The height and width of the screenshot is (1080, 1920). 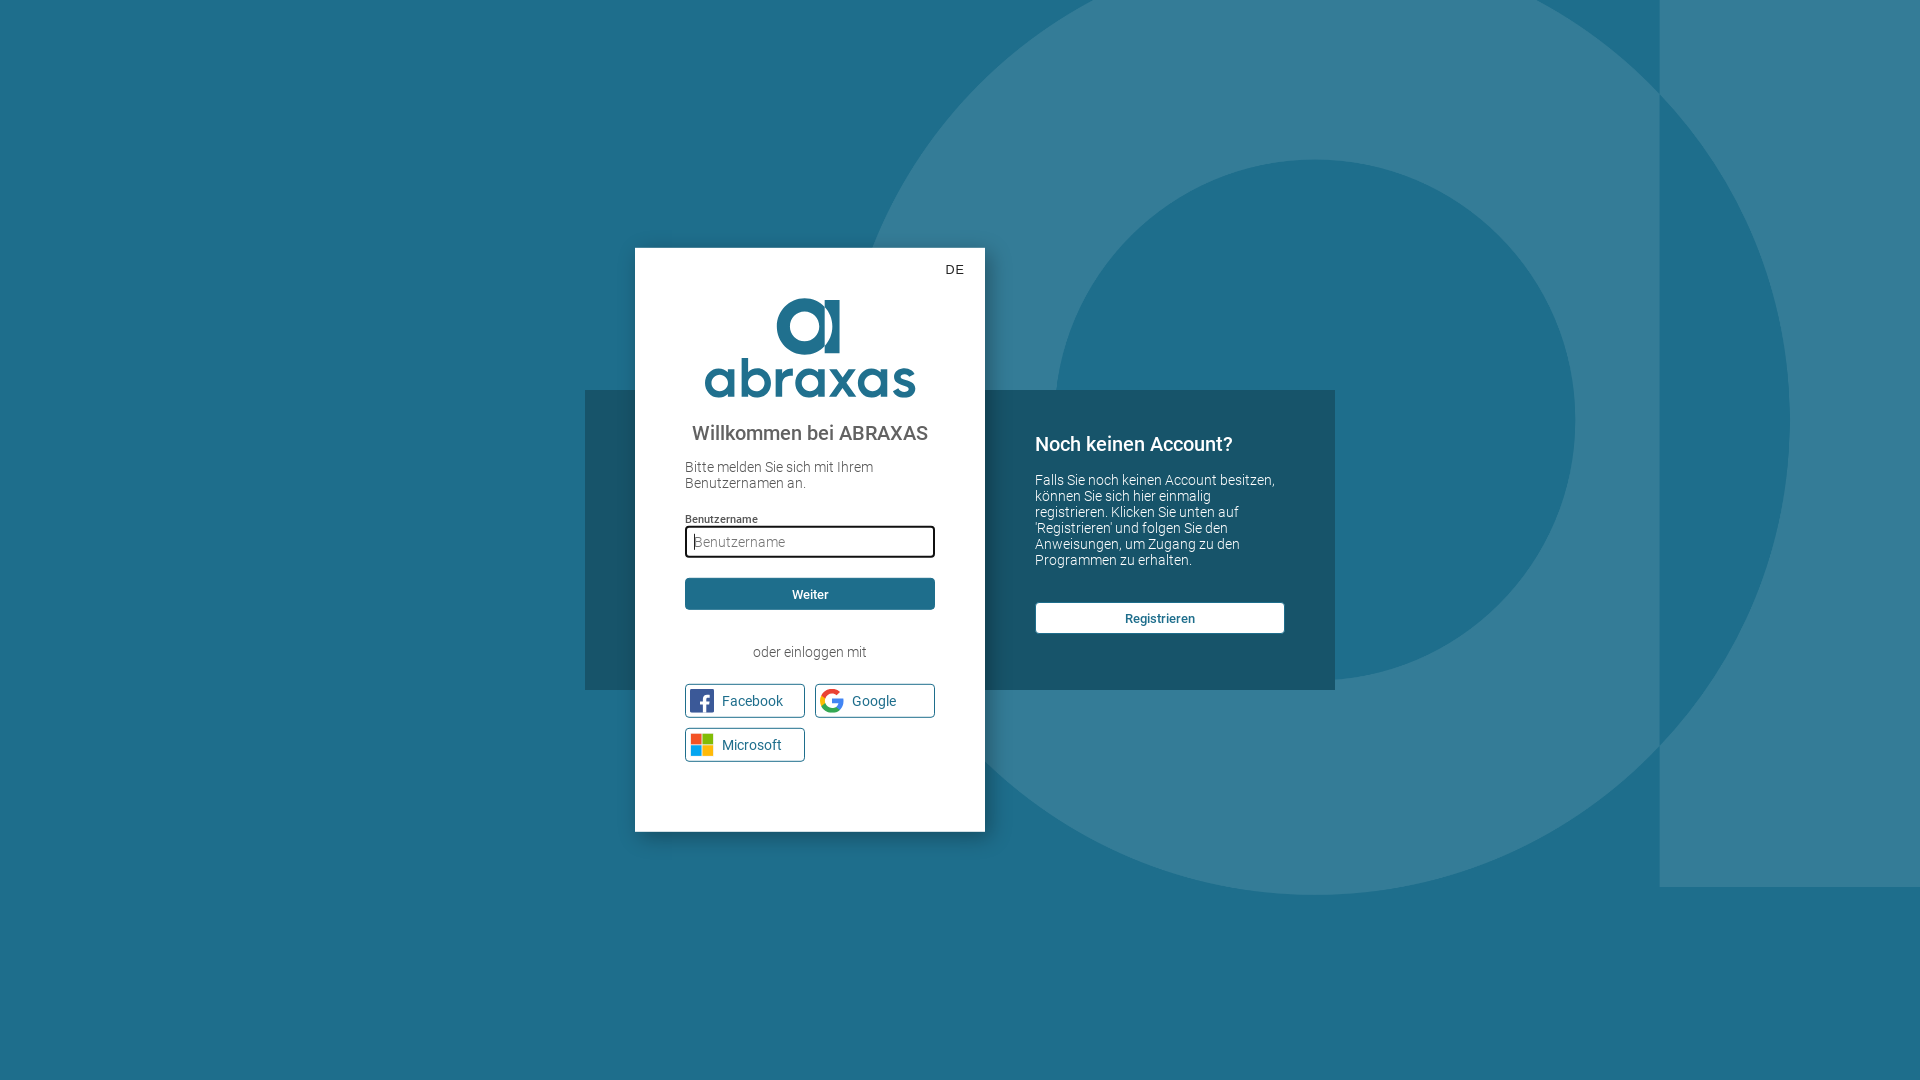 I want to click on 'Microsoft', so click(x=743, y=744).